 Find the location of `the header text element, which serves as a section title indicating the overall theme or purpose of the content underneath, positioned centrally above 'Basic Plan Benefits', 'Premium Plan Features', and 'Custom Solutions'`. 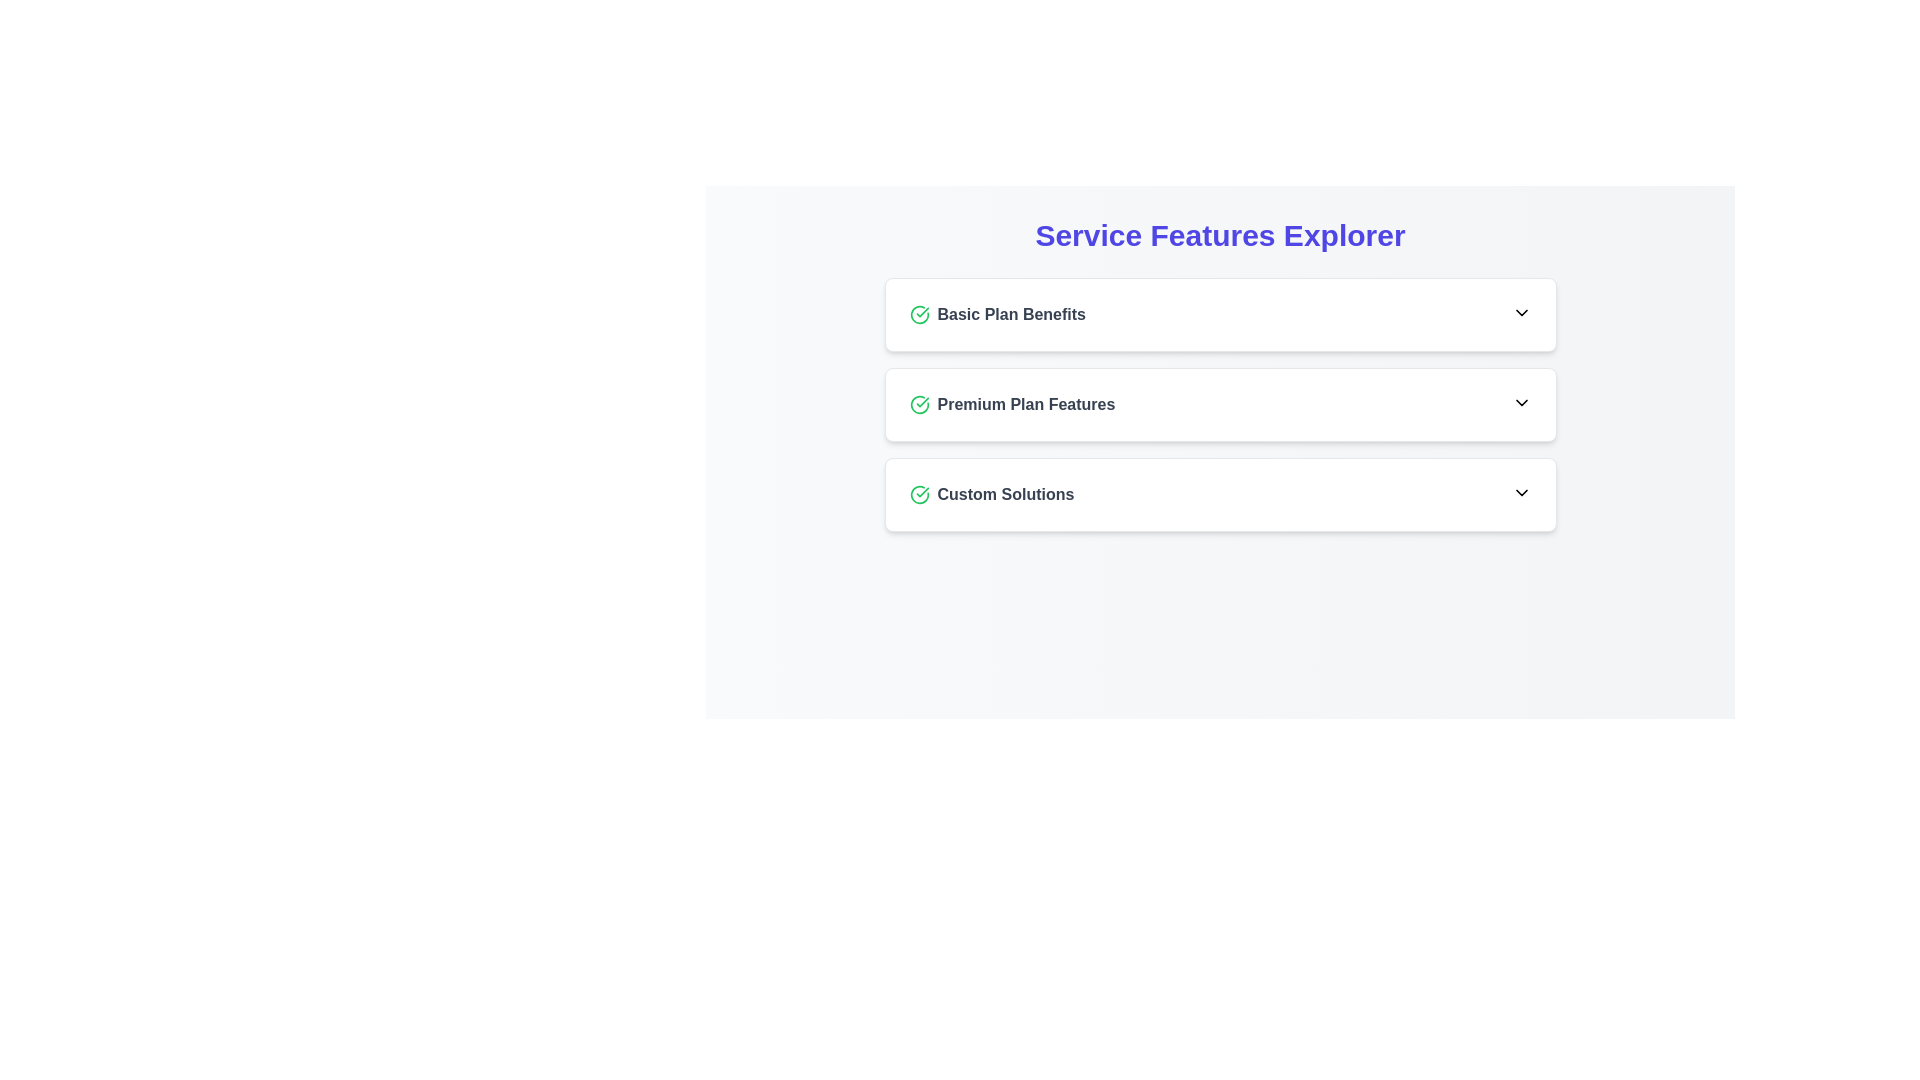

the header text element, which serves as a section title indicating the overall theme or purpose of the content underneath, positioned centrally above 'Basic Plan Benefits', 'Premium Plan Features', and 'Custom Solutions' is located at coordinates (1219, 234).